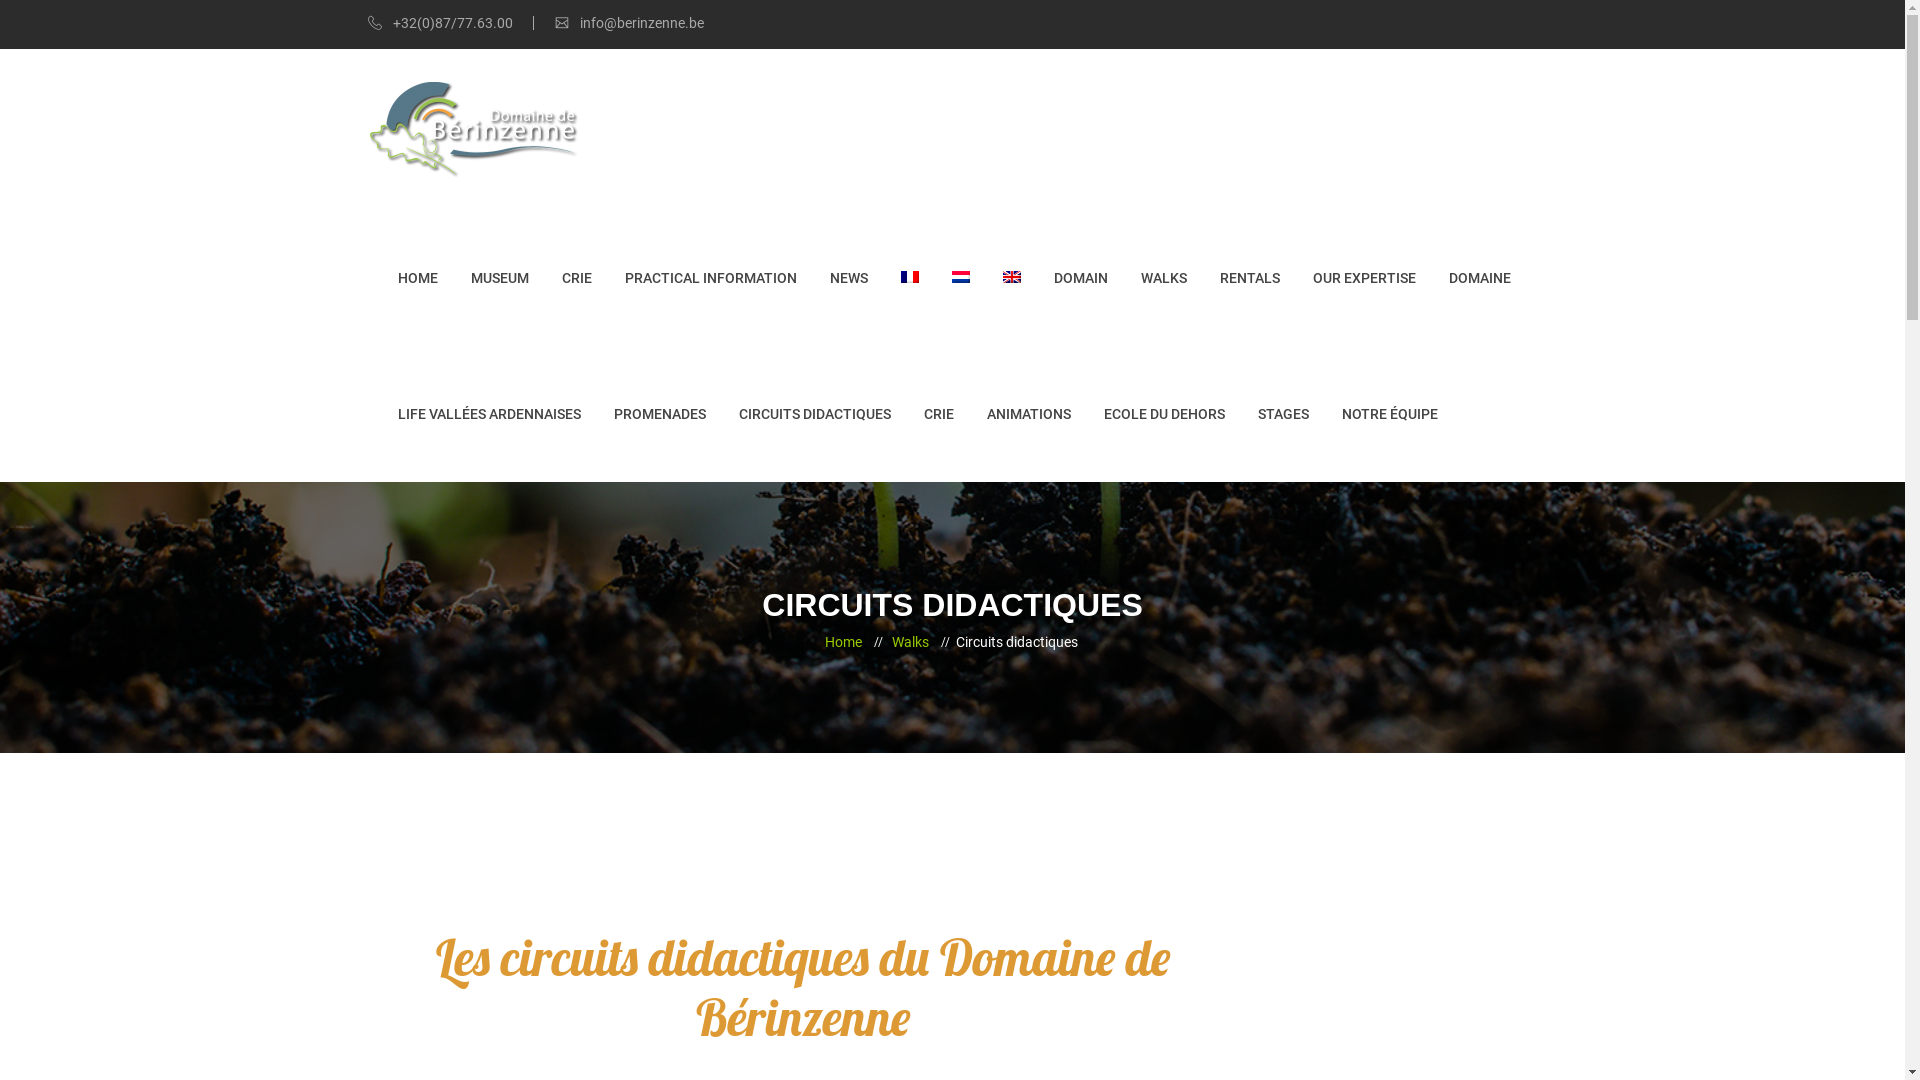 The image size is (1920, 1080). Describe the element at coordinates (660, 412) in the screenshot. I see `'PROMENADES'` at that location.